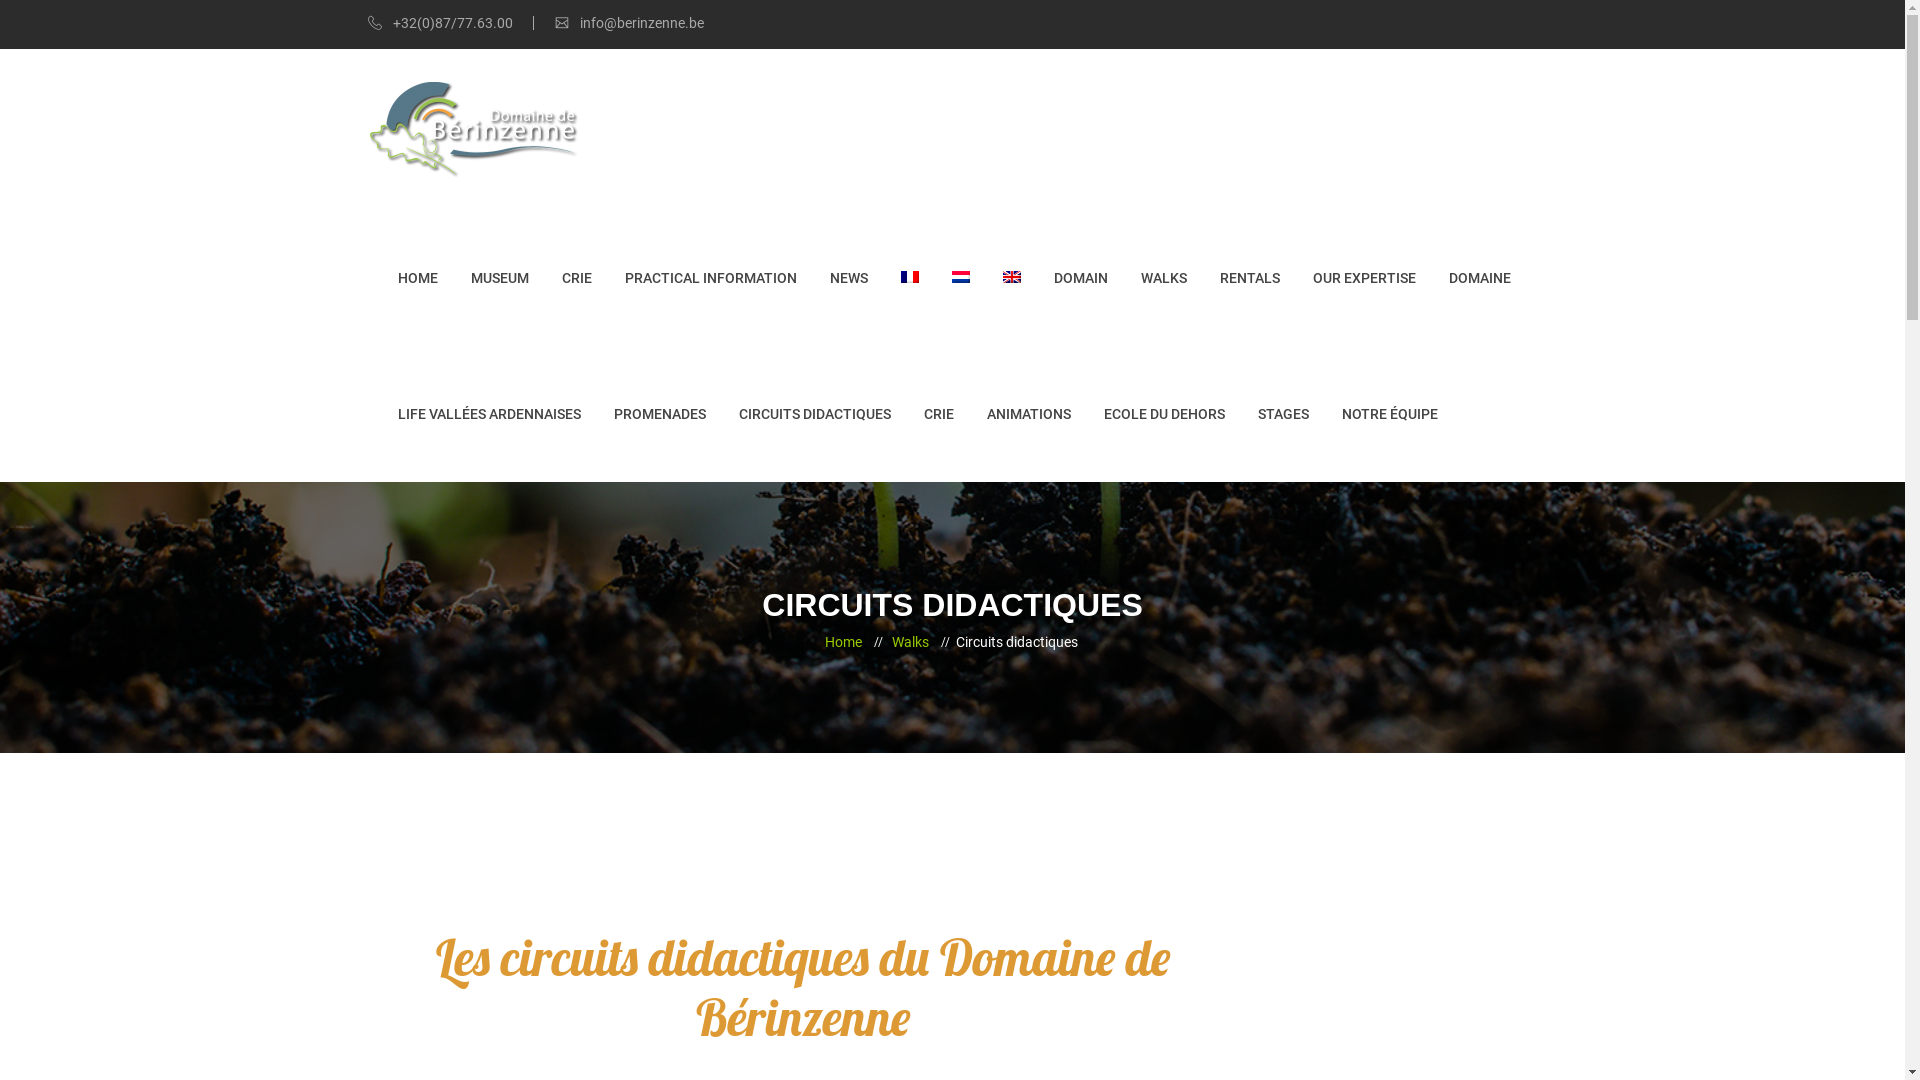 The image size is (1920, 1080). Describe the element at coordinates (660, 412) in the screenshot. I see `'PROMENADES'` at that location.